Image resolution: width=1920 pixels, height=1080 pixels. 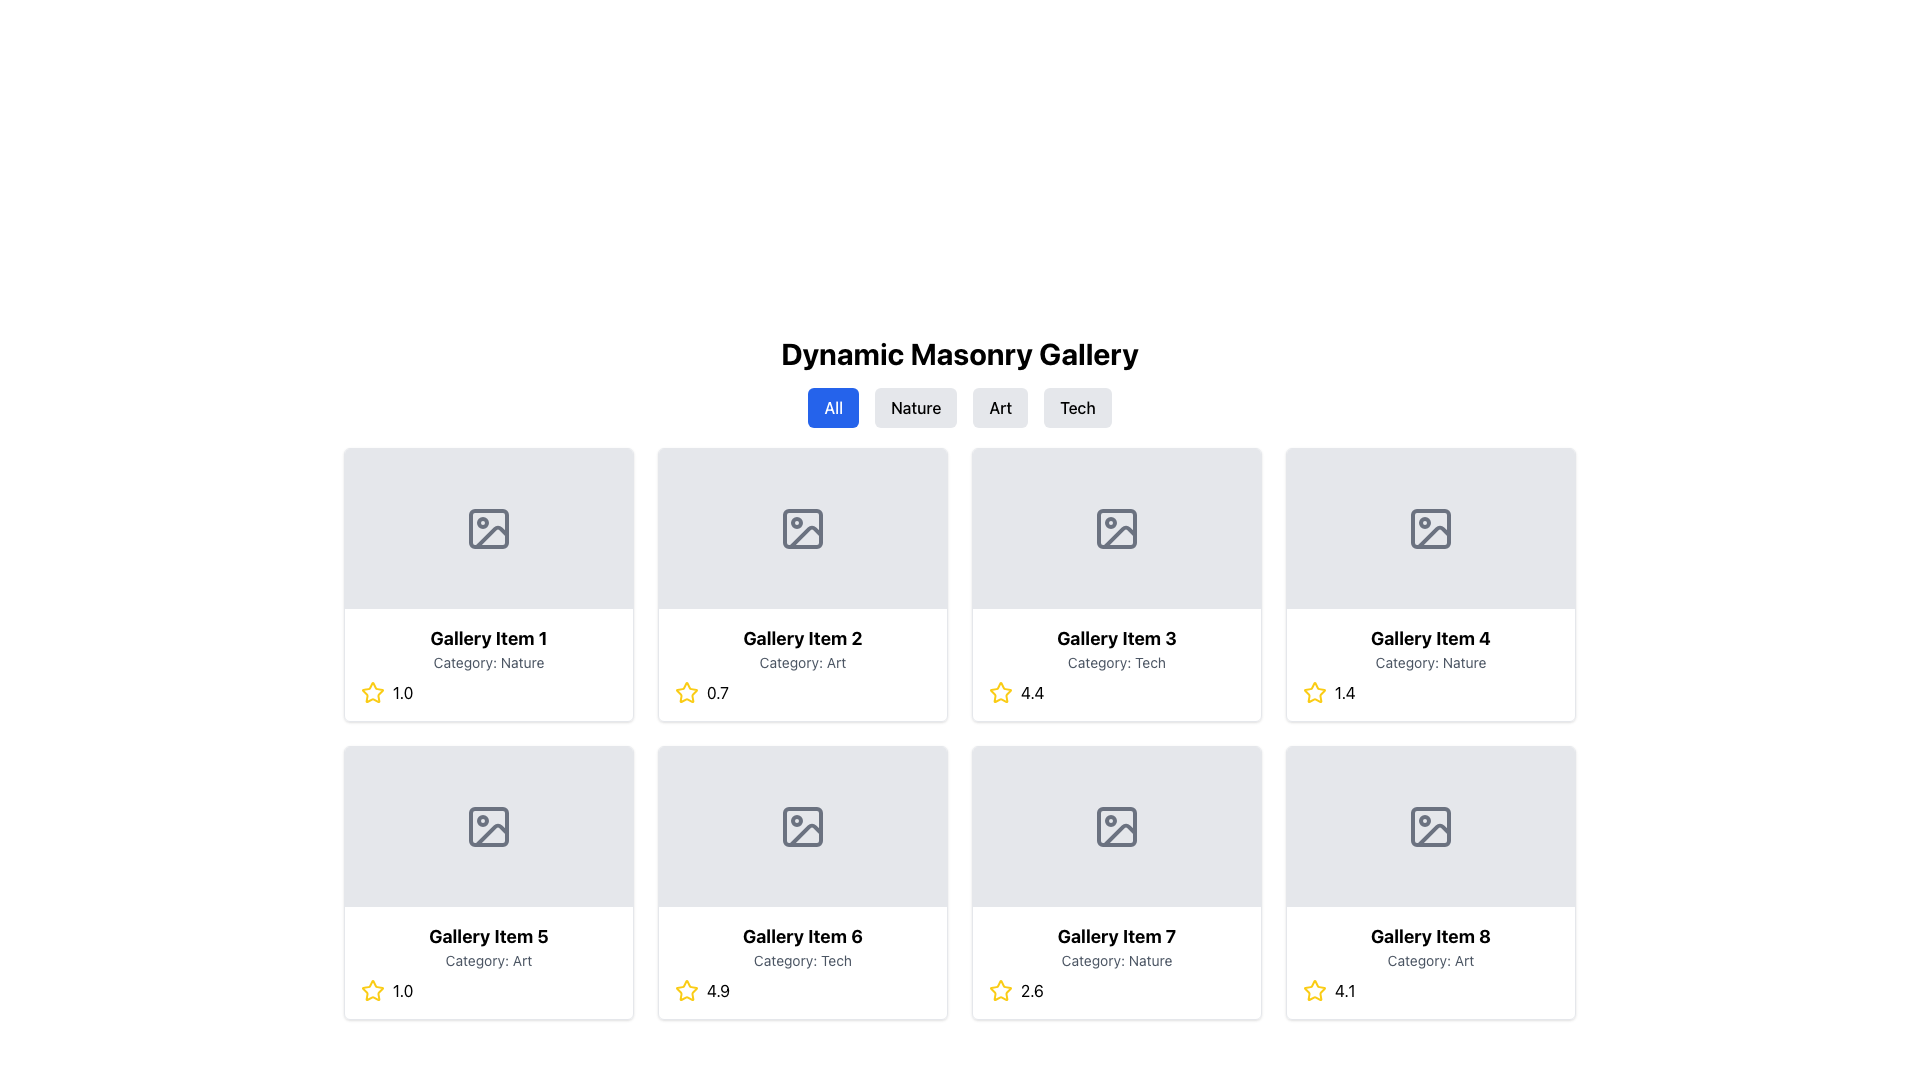 I want to click on the Informational Card located in the sixth position of the bottom row in the grid layout, which displays details about an item including its title, category, and rating, so click(x=802, y=962).